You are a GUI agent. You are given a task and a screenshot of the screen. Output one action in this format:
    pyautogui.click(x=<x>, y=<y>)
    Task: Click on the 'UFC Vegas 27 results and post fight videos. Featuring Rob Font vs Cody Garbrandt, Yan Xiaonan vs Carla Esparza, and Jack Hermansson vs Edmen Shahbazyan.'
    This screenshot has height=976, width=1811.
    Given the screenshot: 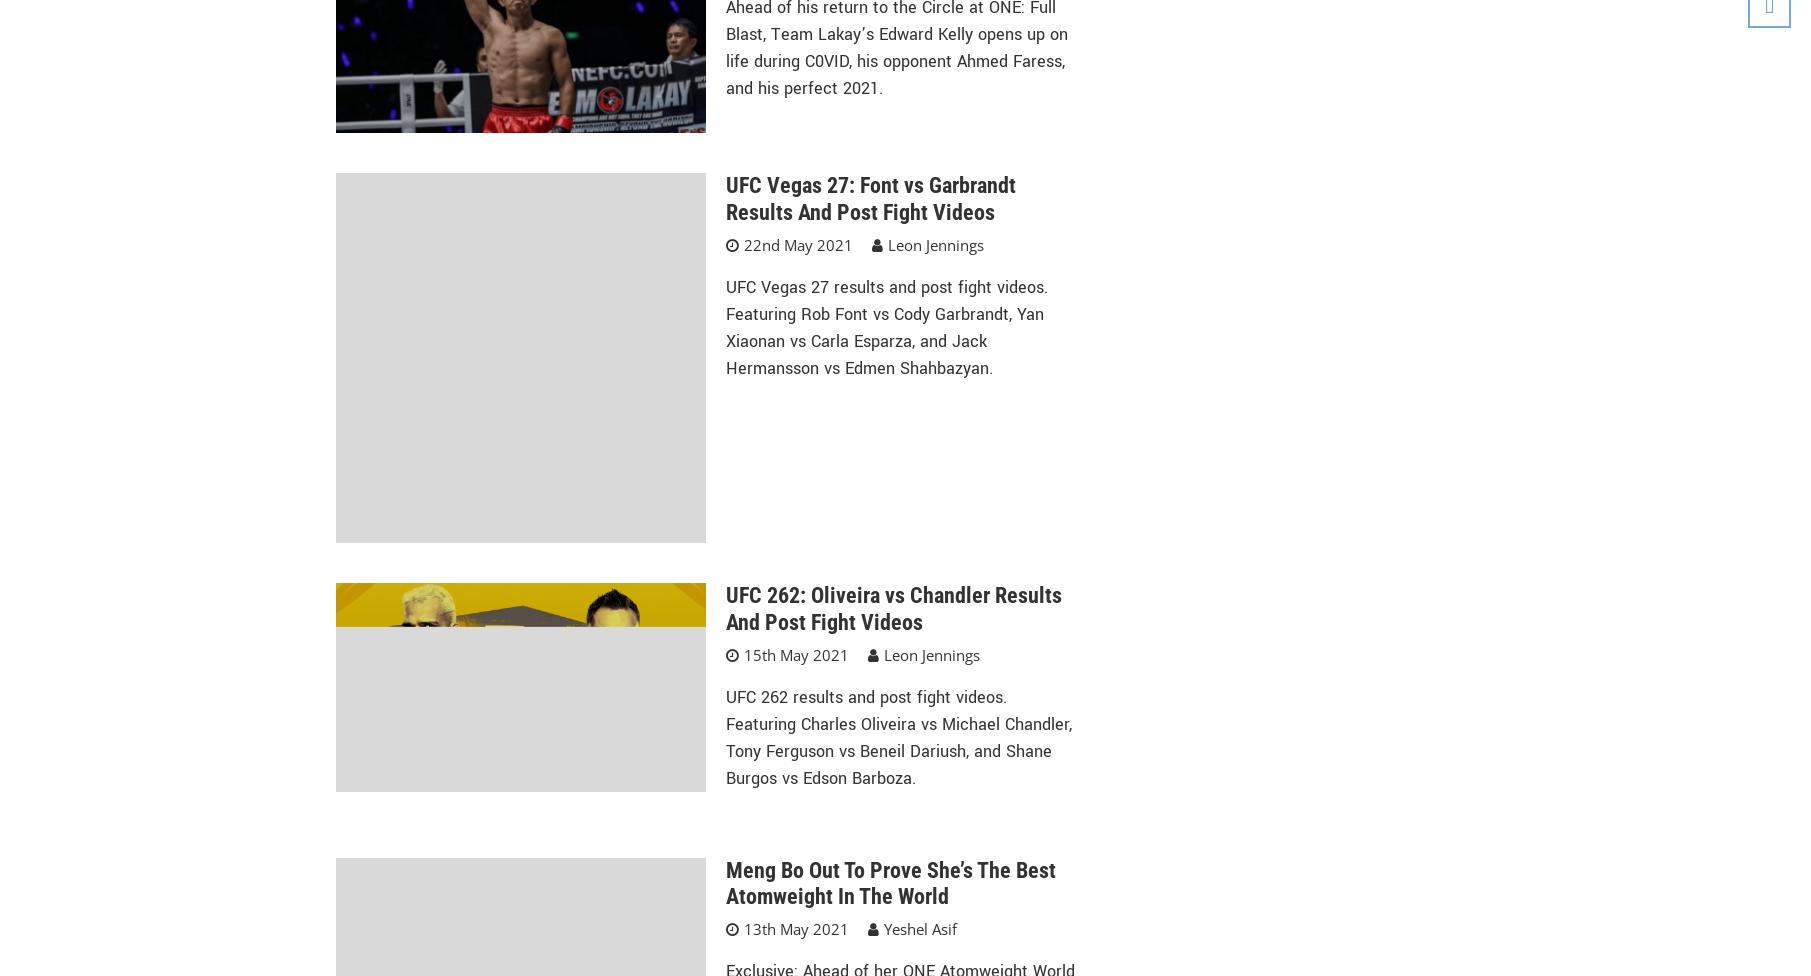 What is the action you would take?
    pyautogui.click(x=885, y=326)
    